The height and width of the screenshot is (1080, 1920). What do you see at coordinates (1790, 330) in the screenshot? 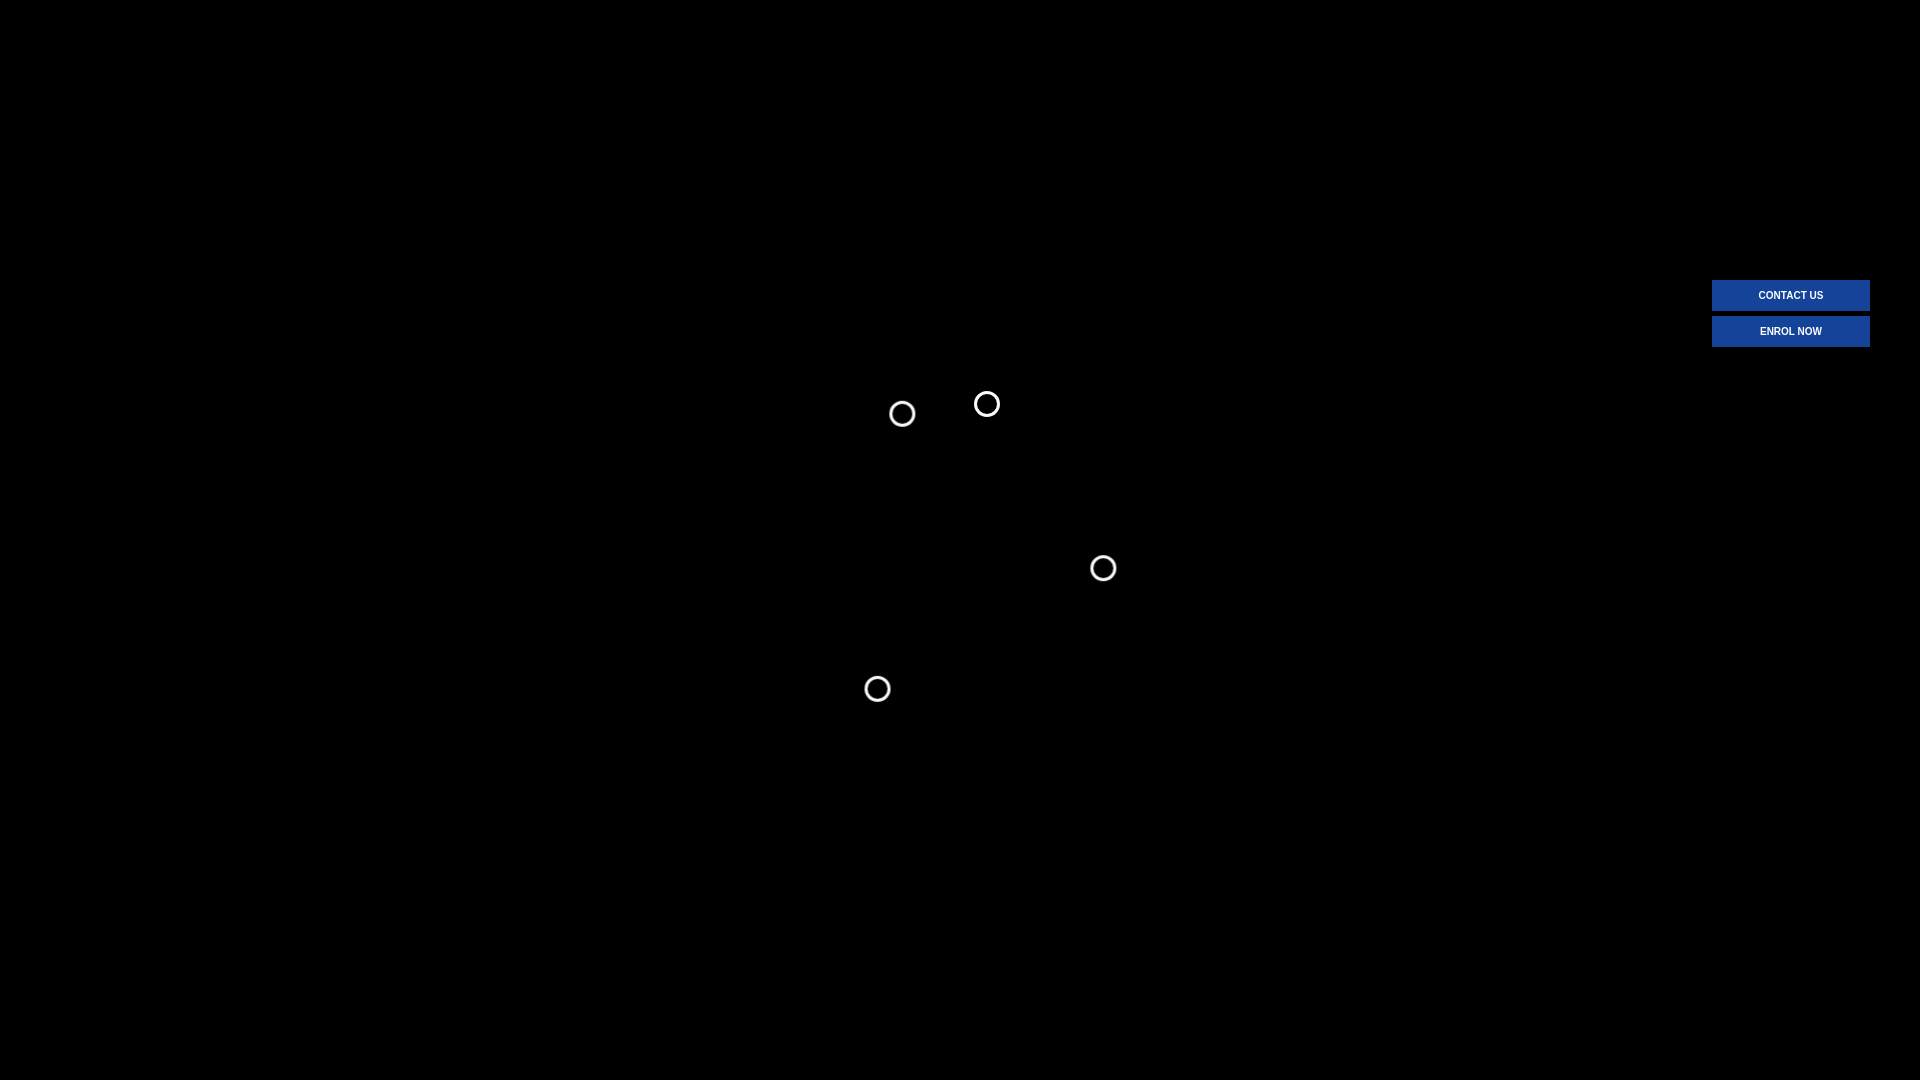
I see `'ENROL NOW'` at bounding box center [1790, 330].